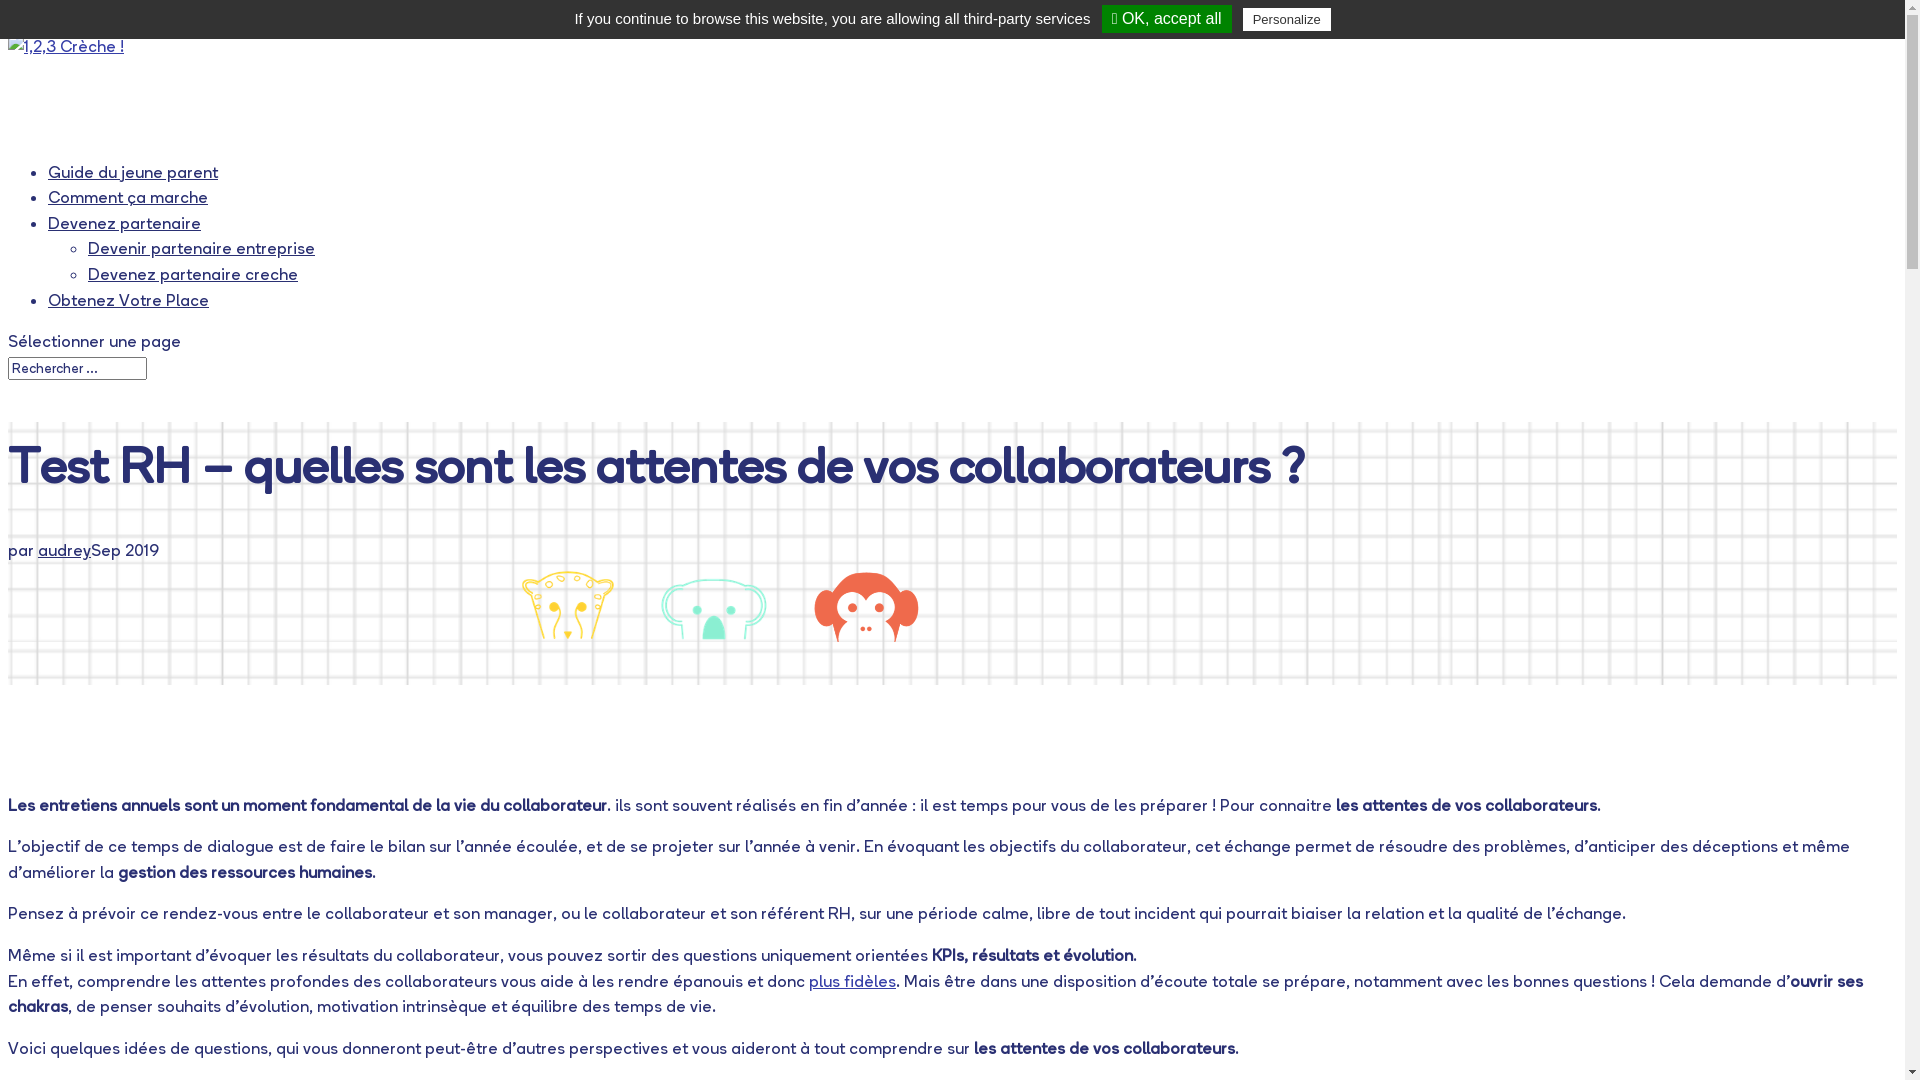 The image size is (1920, 1080). What do you see at coordinates (192, 273) in the screenshot?
I see `'Devenez partenaire creche'` at bounding box center [192, 273].